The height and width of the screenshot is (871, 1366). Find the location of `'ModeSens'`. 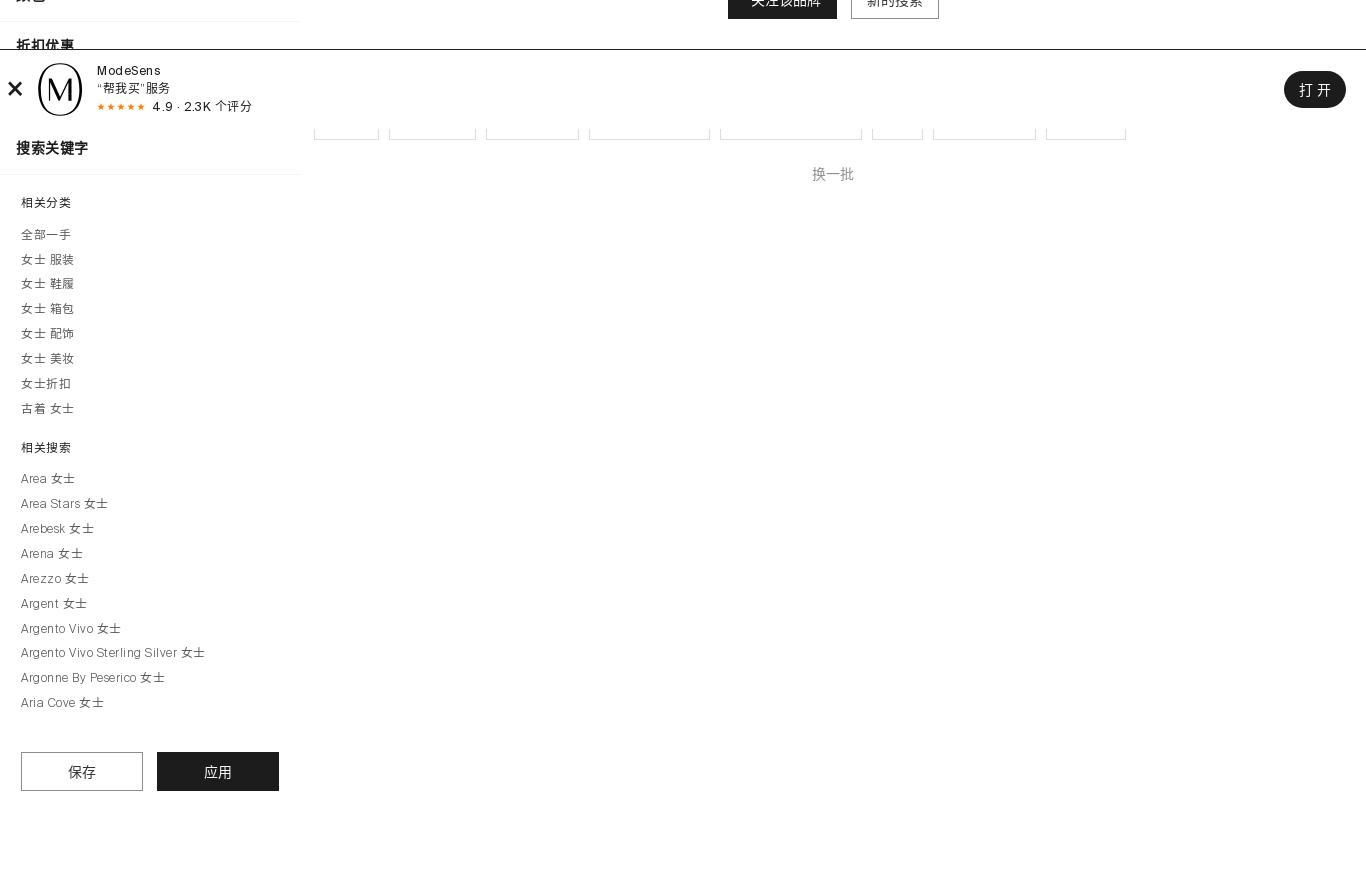

'ModeSens' is located at coordinates (127, 69).